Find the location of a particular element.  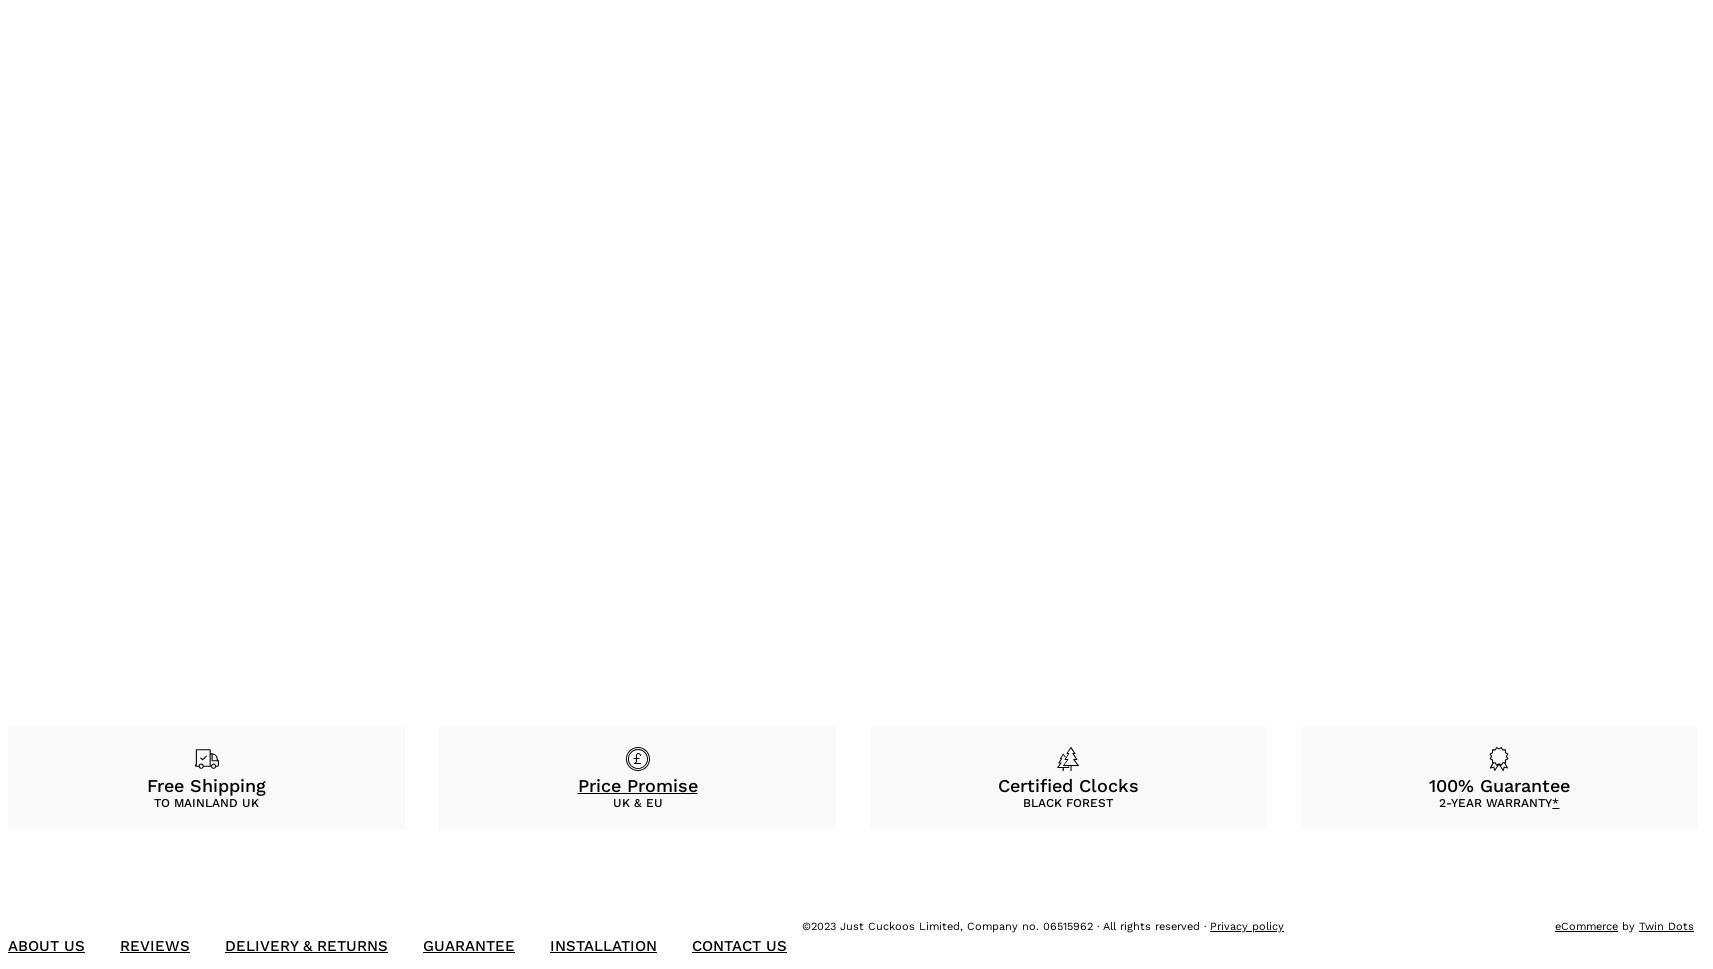

'Twin Dots' is located at coordinates (1666, 925).